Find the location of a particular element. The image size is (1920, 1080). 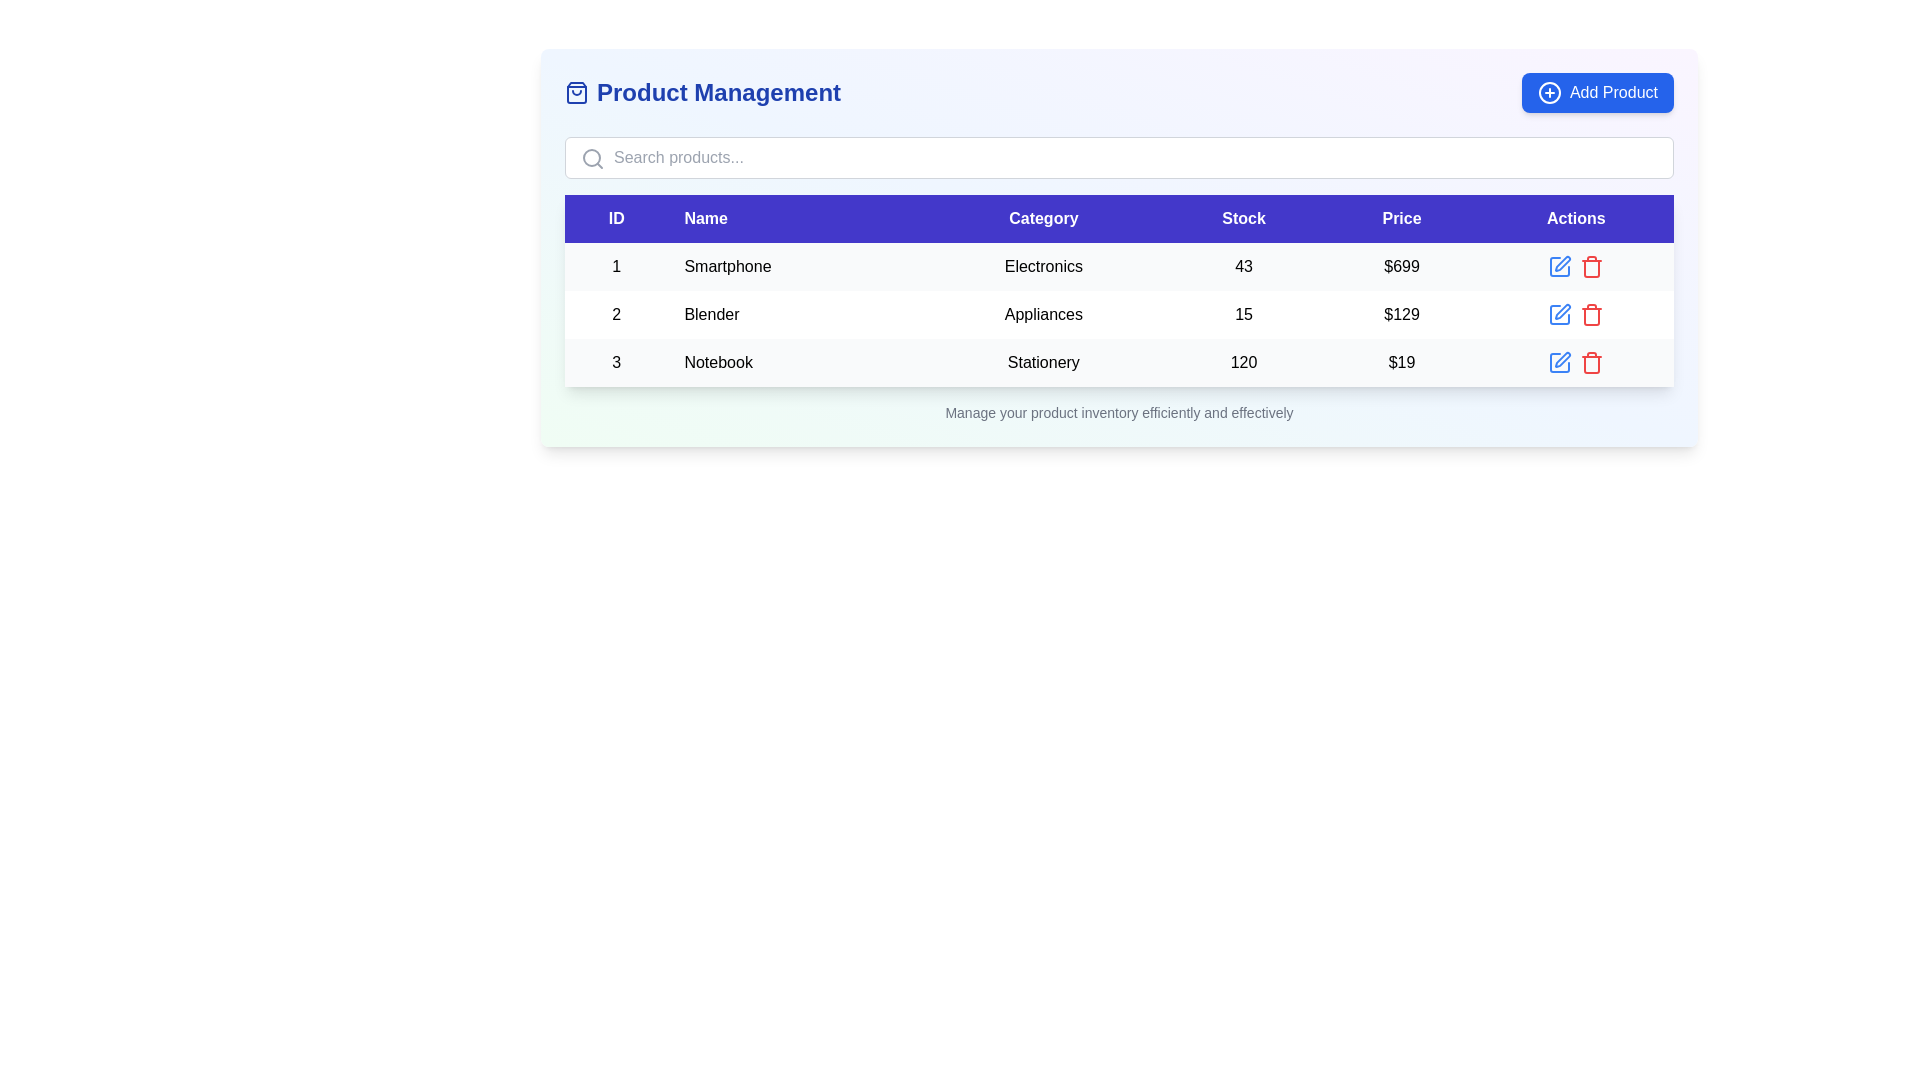

the 'Actions' column header, which is the last header in the table aligned with the top of the table, positioned to the far right after the 'Price' column is located at coordinates (1575, 219).